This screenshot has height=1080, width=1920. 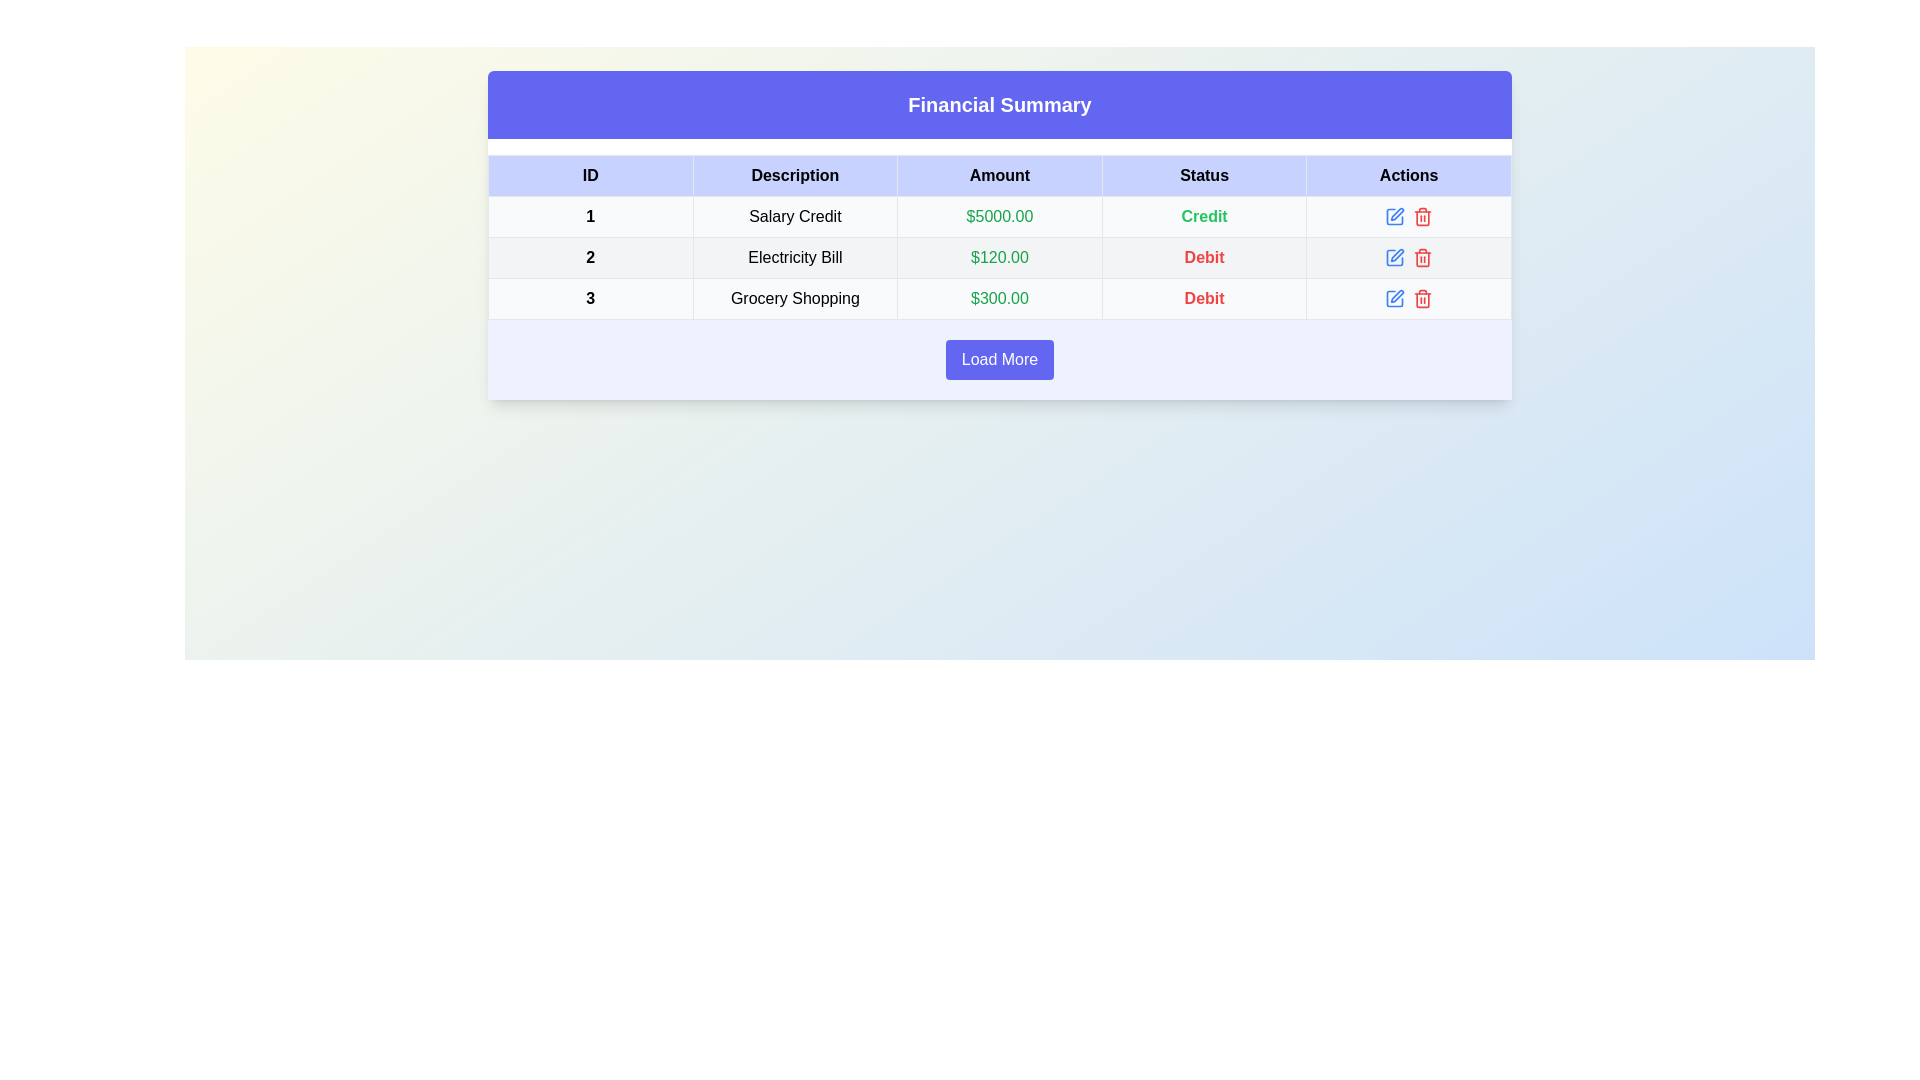 What do you see at coordinates (794, 216) in the screenshot?
I see `the 'Salary Credit' text label located in the second cell of the first row under the 'Description' column of the table` at bounding box center [794, 216].